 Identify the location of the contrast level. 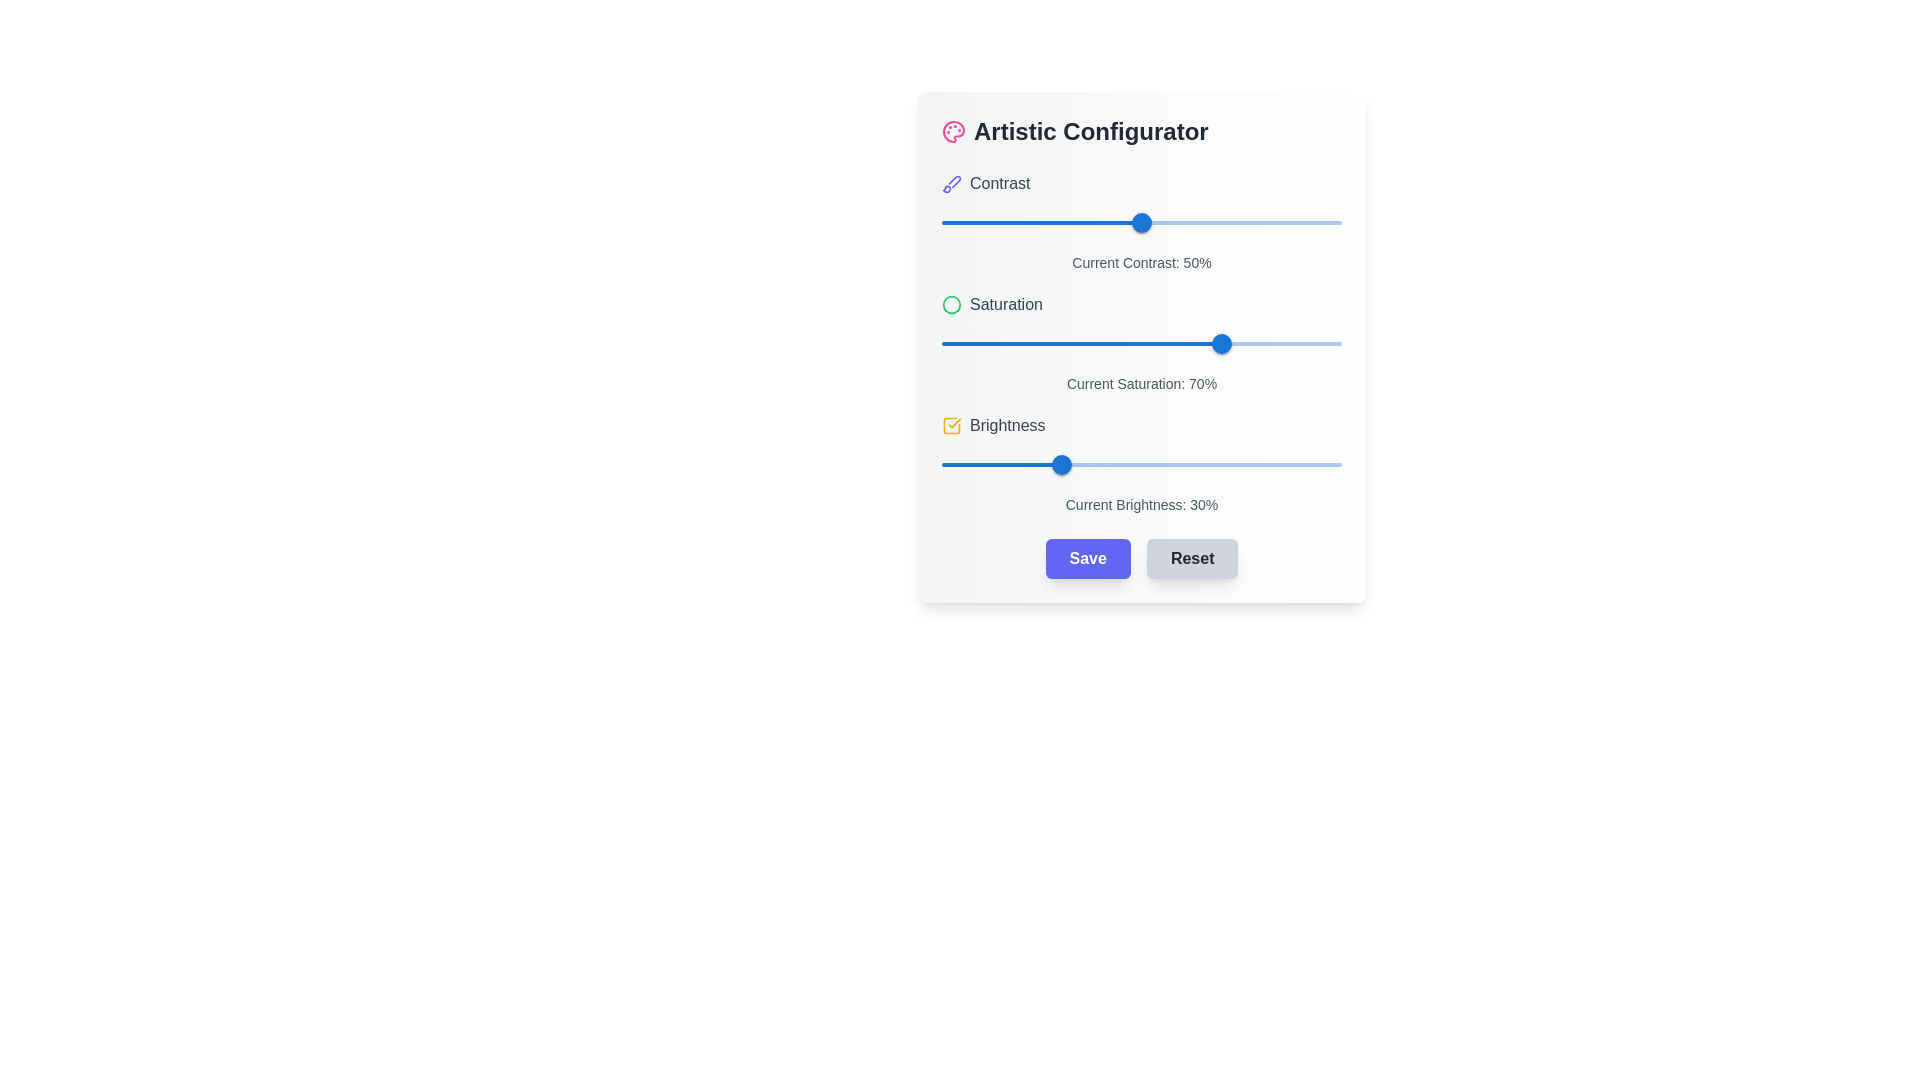
(982, 223).